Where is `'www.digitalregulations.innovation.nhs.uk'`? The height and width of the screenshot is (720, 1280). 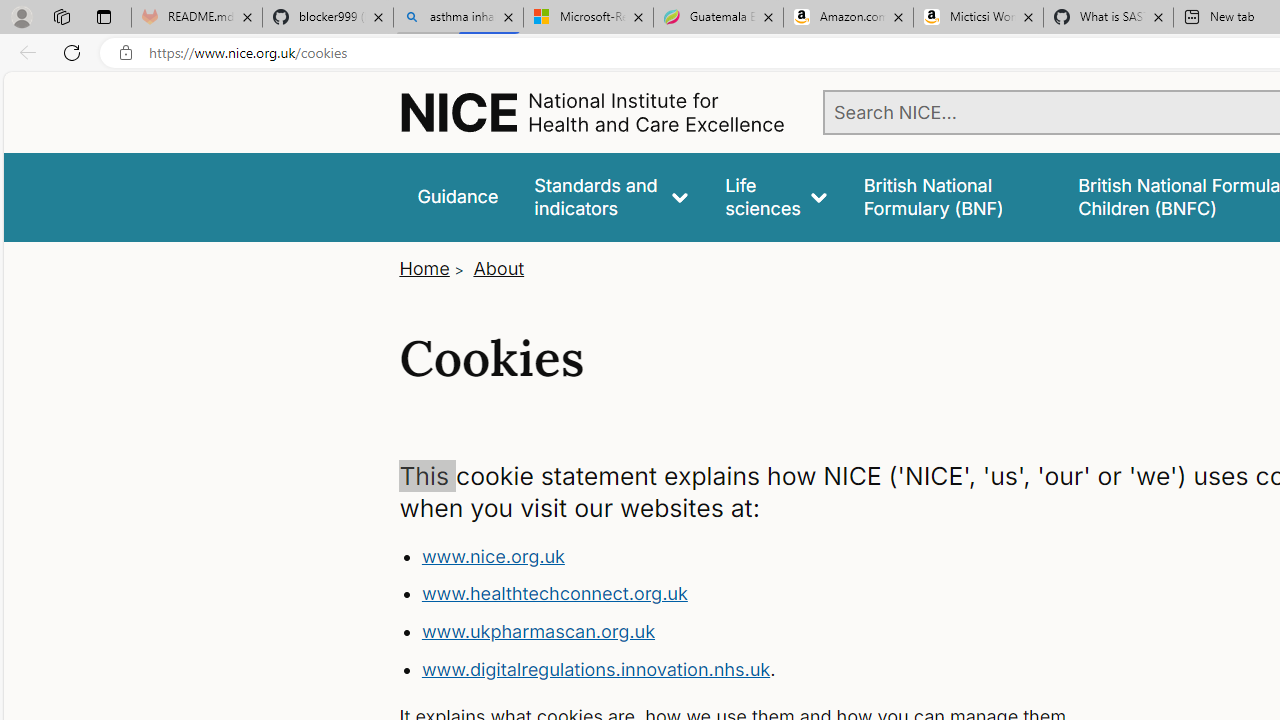
'www.digitalregulations.innovation.nhs.uk' is located at coordinates (594, 668).